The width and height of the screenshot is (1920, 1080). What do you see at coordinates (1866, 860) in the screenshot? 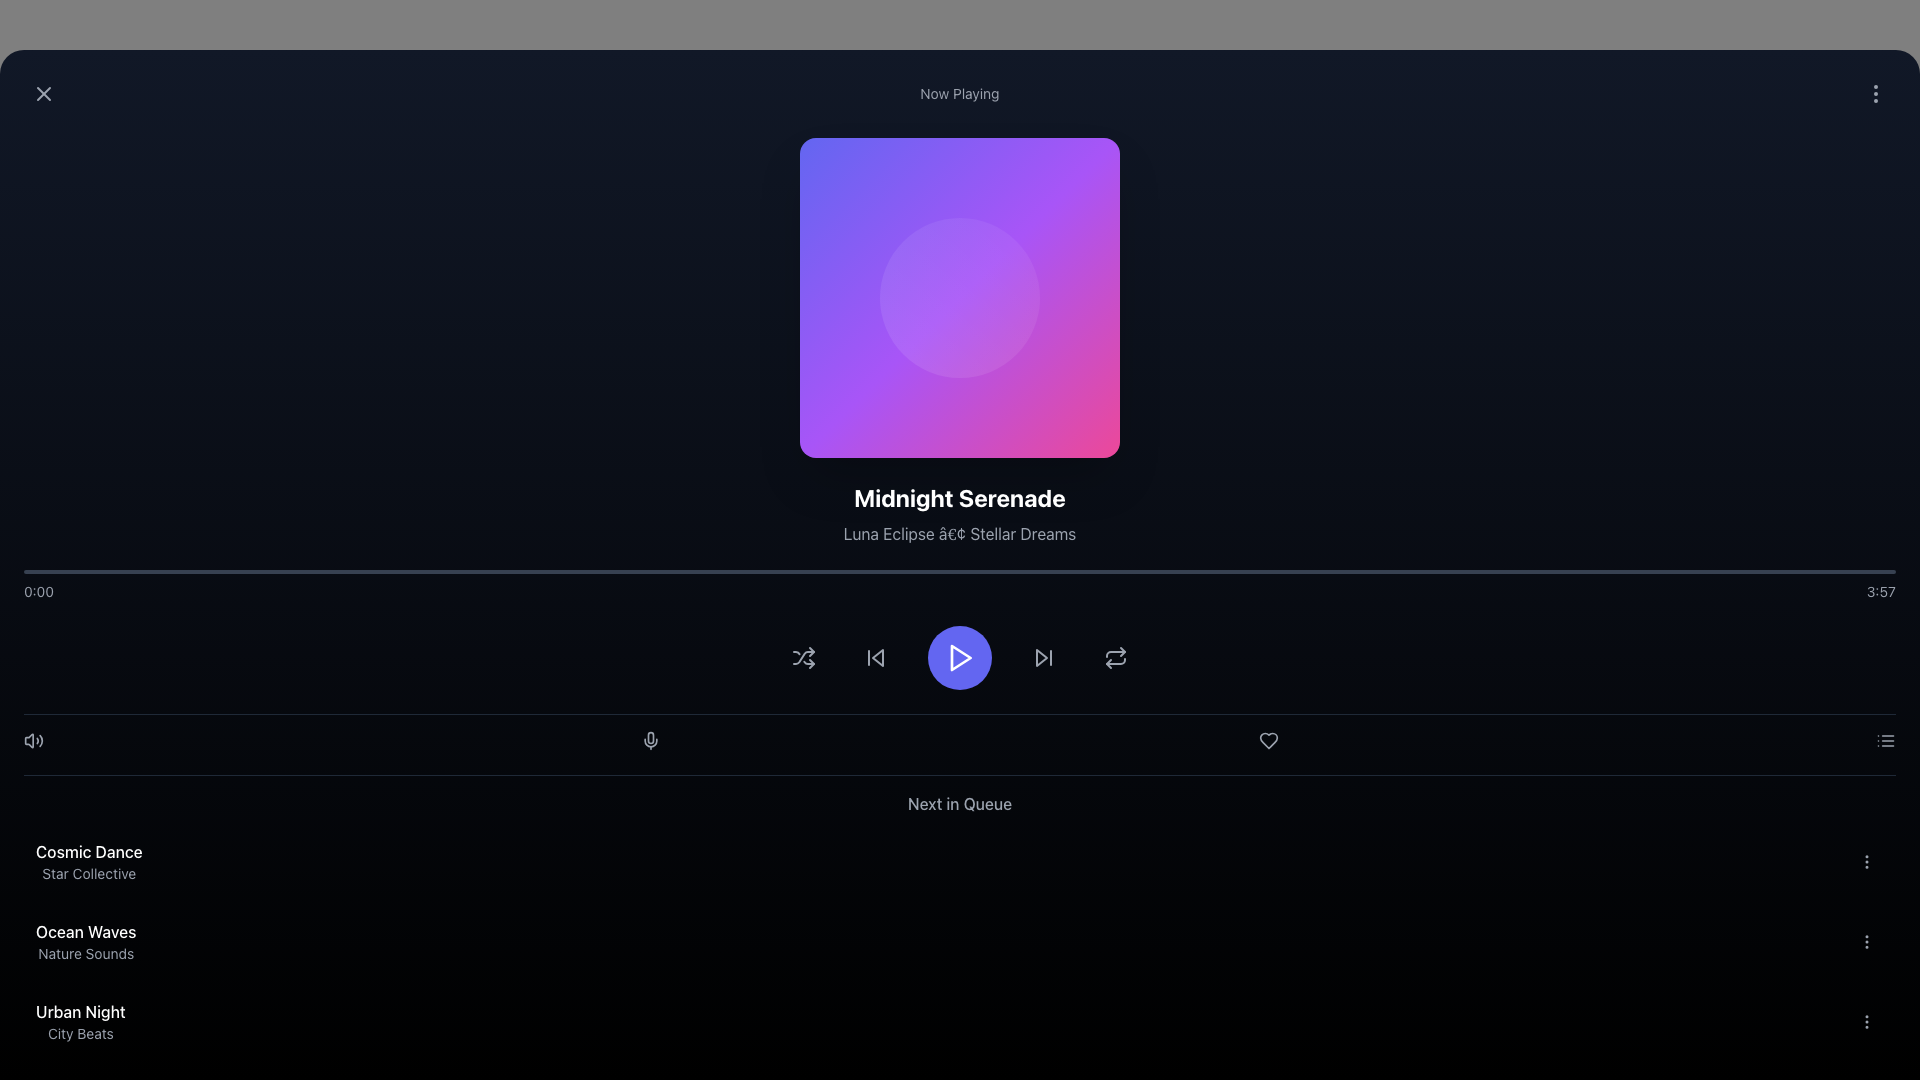
I see `the vertical ellipsis icon indicating additional options for the 'Cosmic DanceStar Collective'` at bounding box center [1866, 860].